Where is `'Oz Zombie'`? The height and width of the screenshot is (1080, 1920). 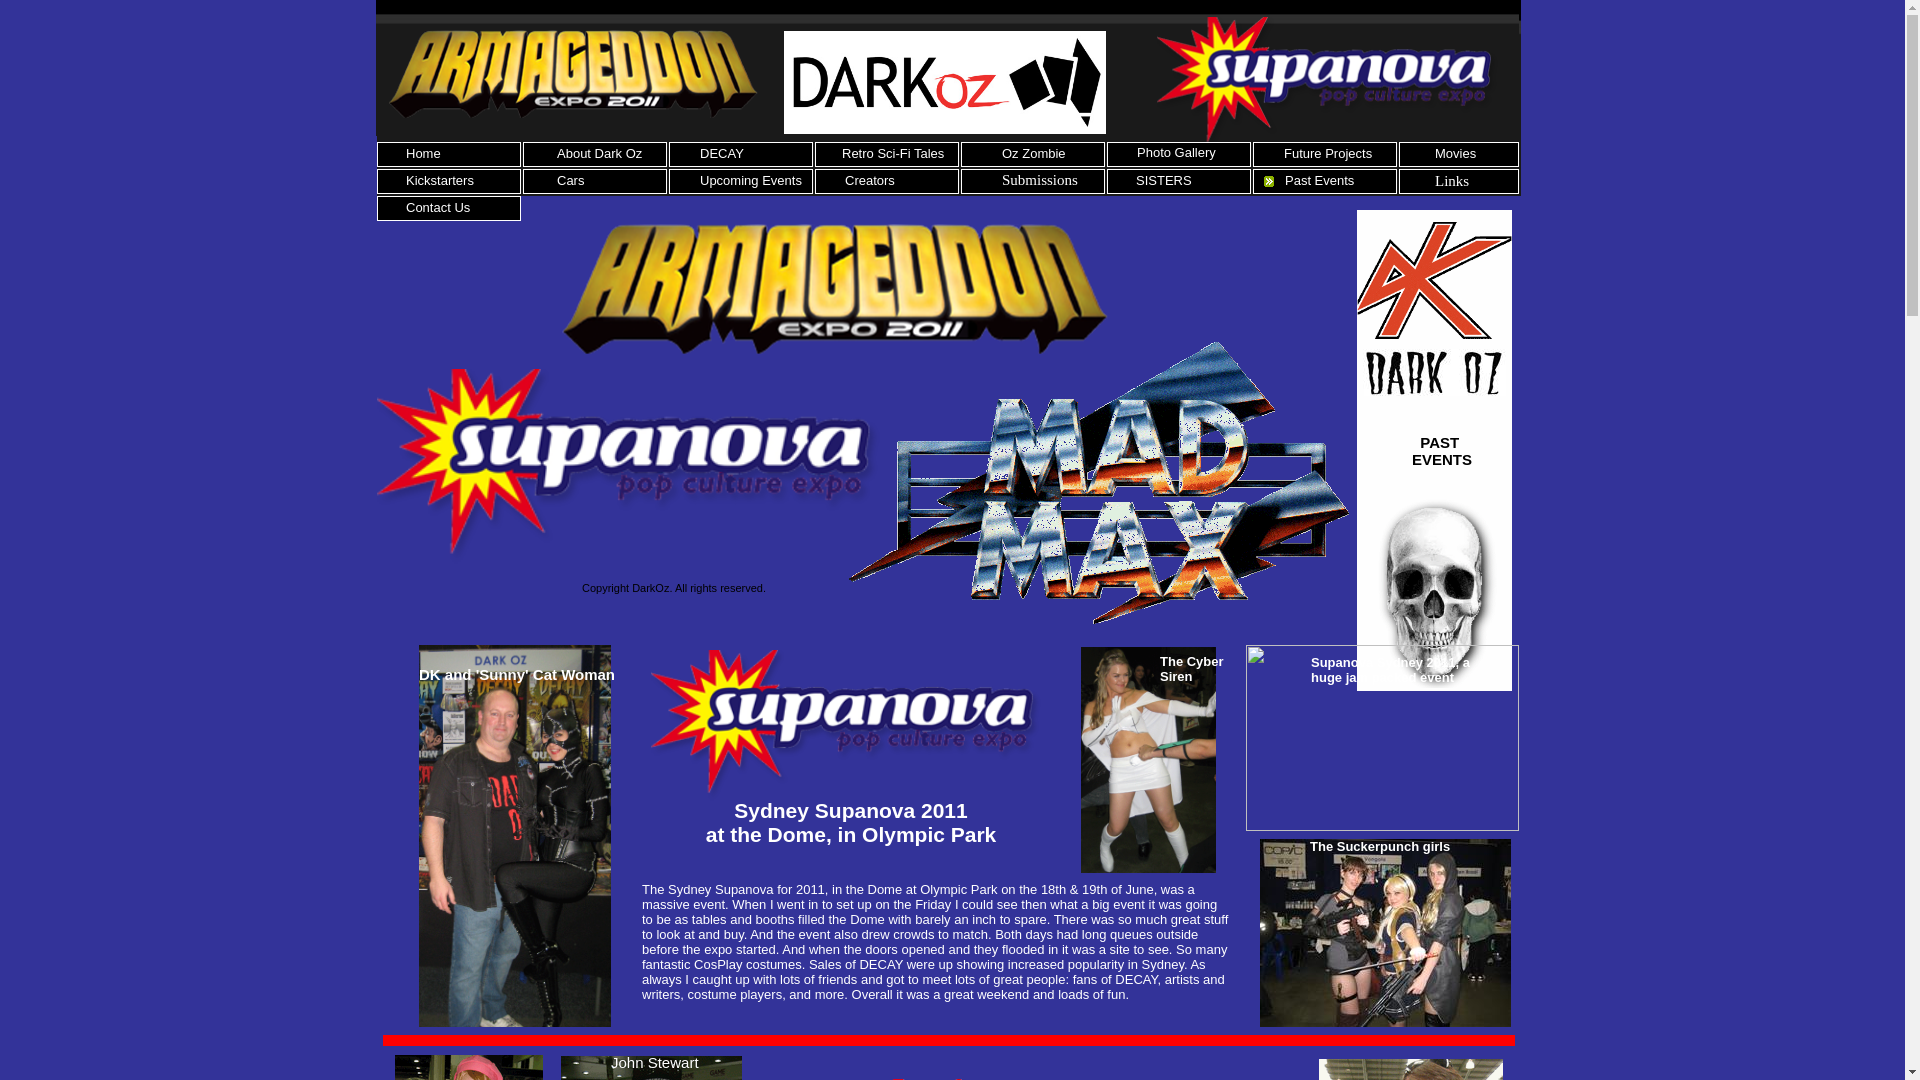 'Oz Zombie' is located at coordinates (1033, 152).